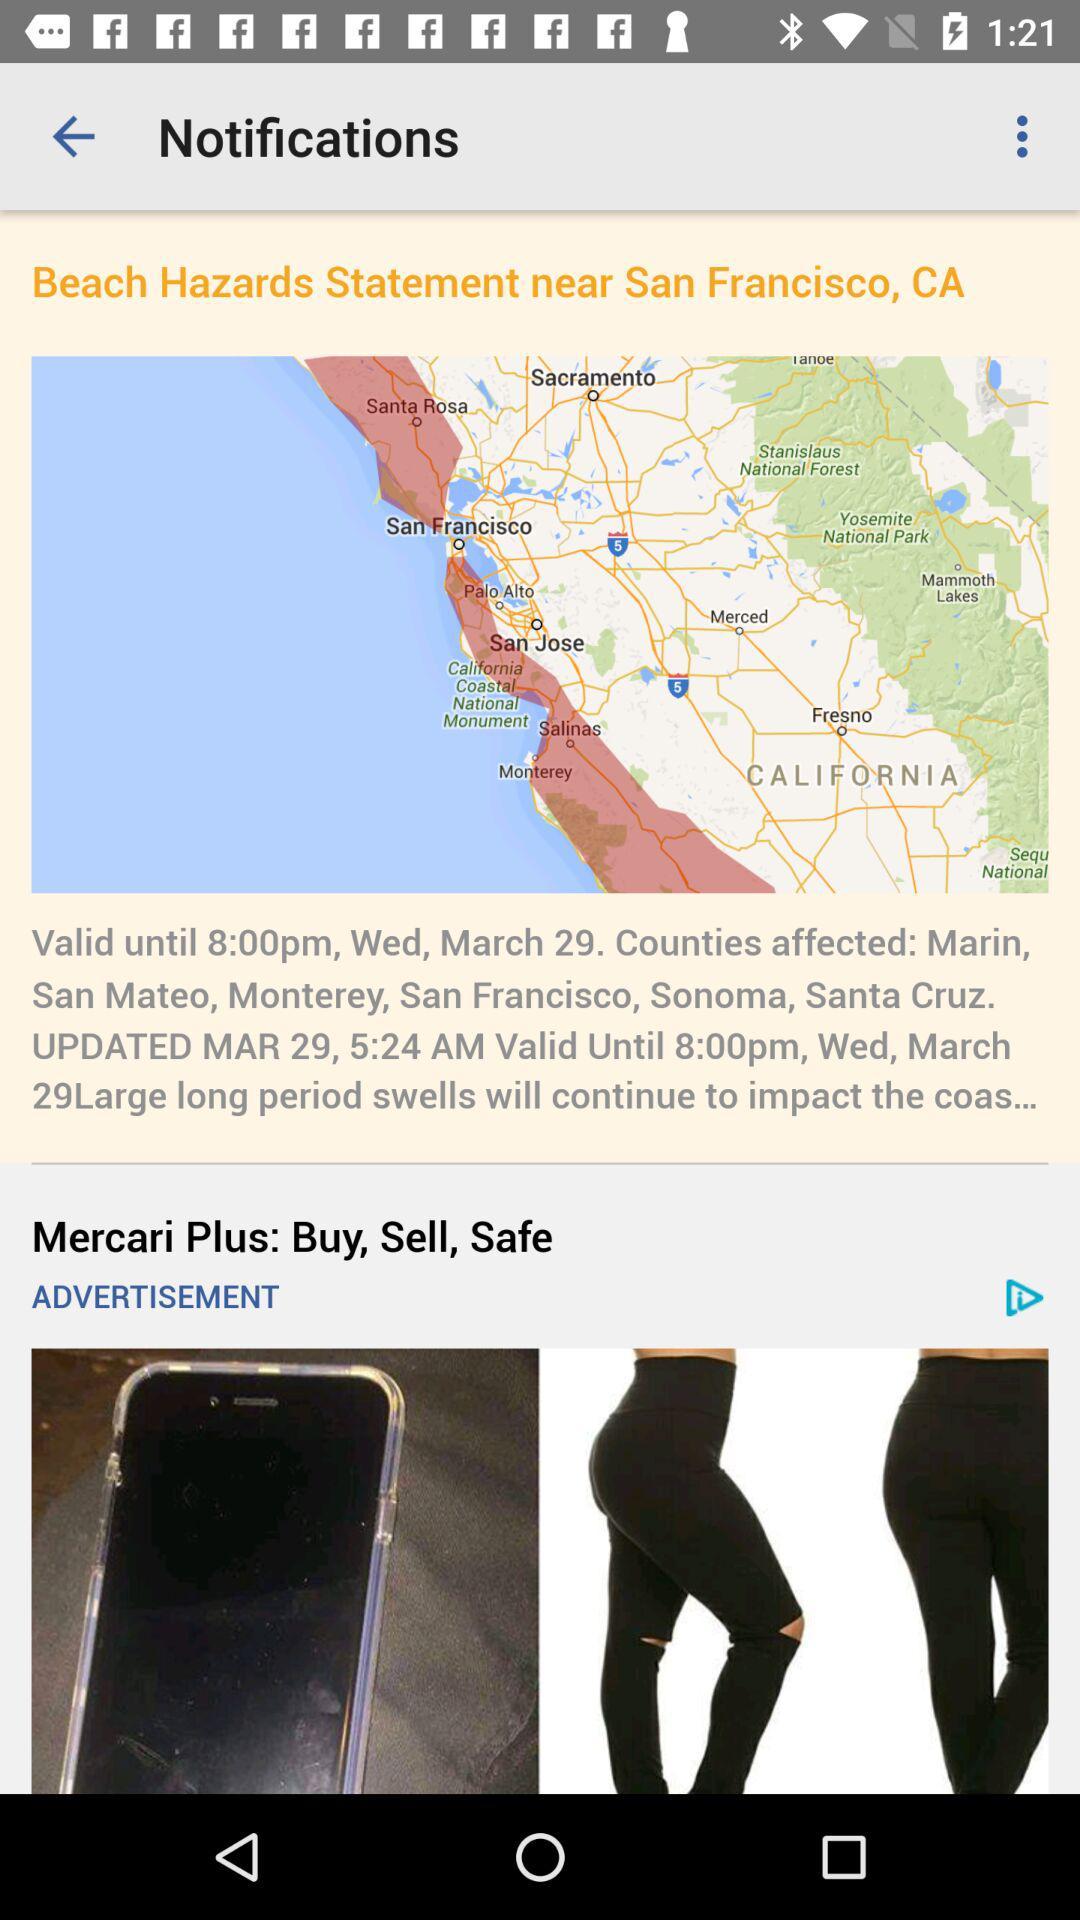 This screenshot has width=1080, height=1920. I want to click on item above beach hazards statement item, so click(72, 135).